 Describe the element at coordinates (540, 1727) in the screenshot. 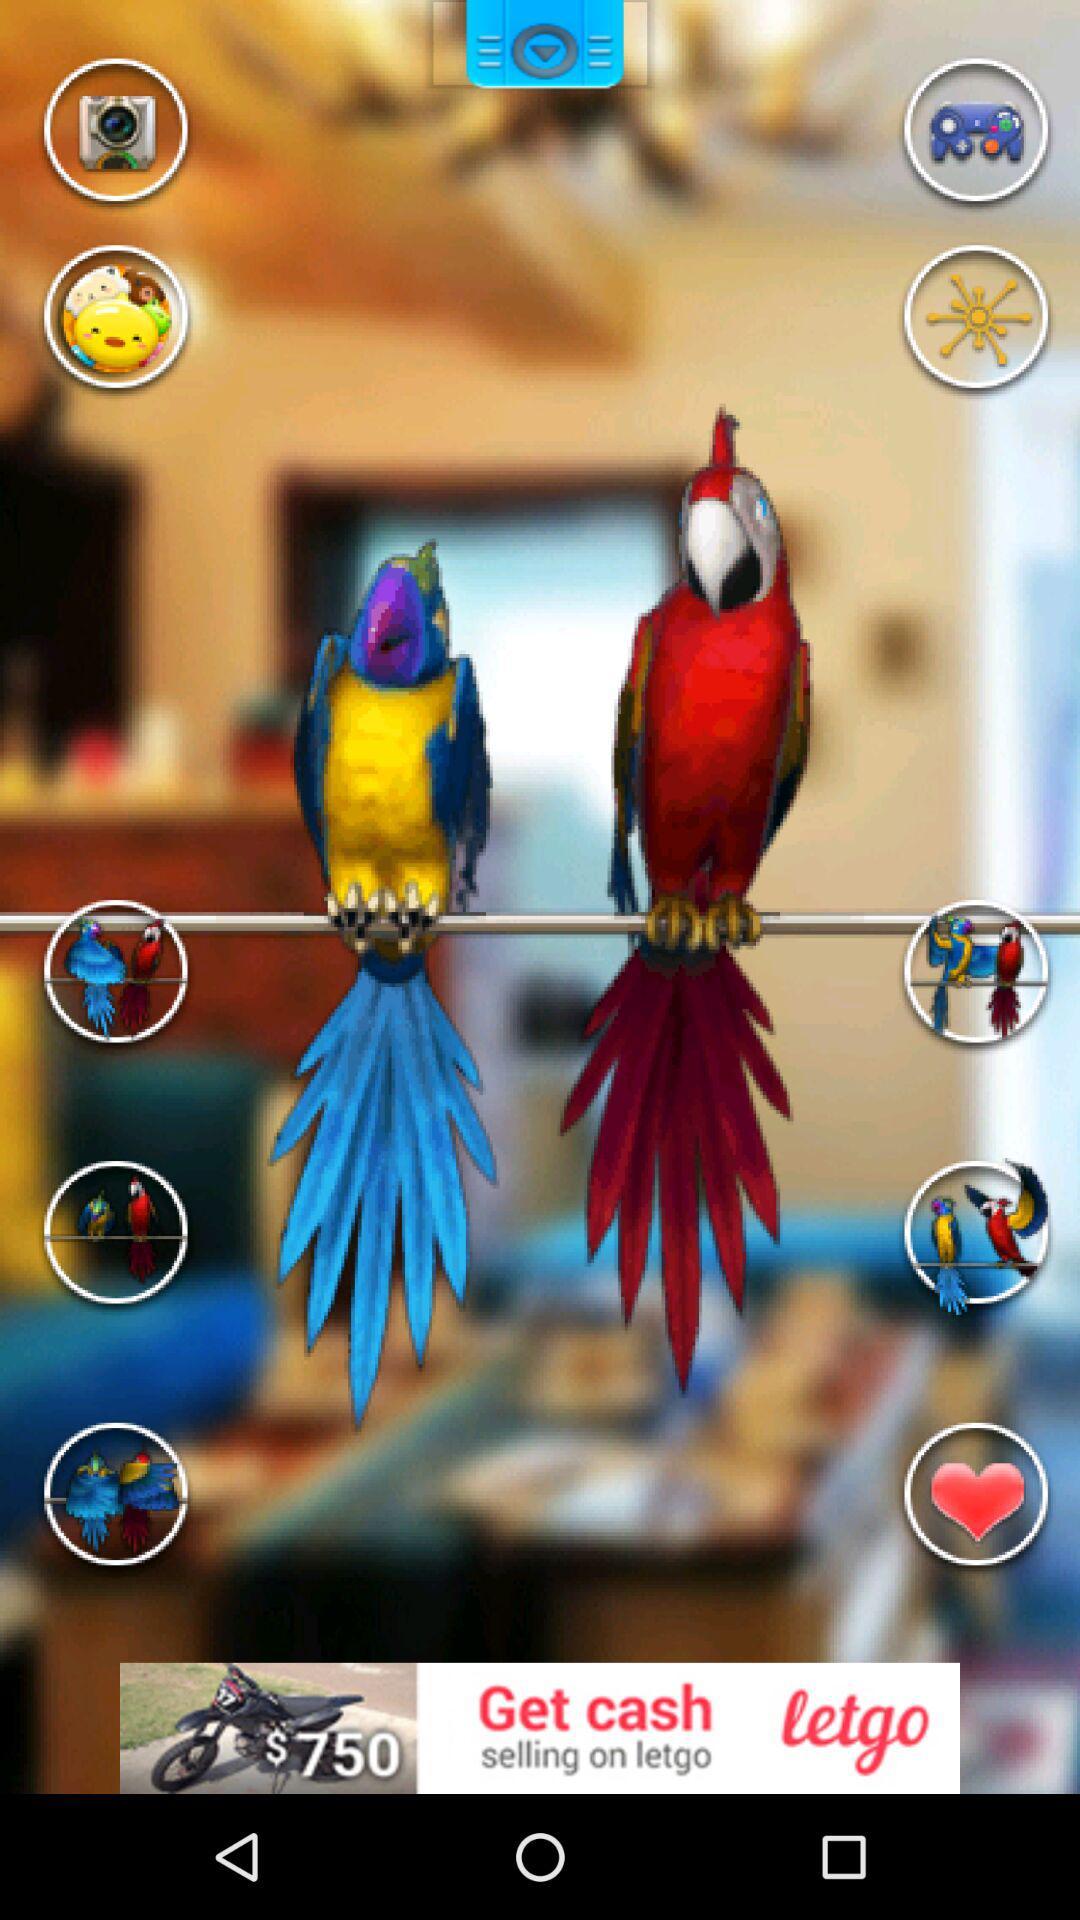

I see `open advertisement` at that location.